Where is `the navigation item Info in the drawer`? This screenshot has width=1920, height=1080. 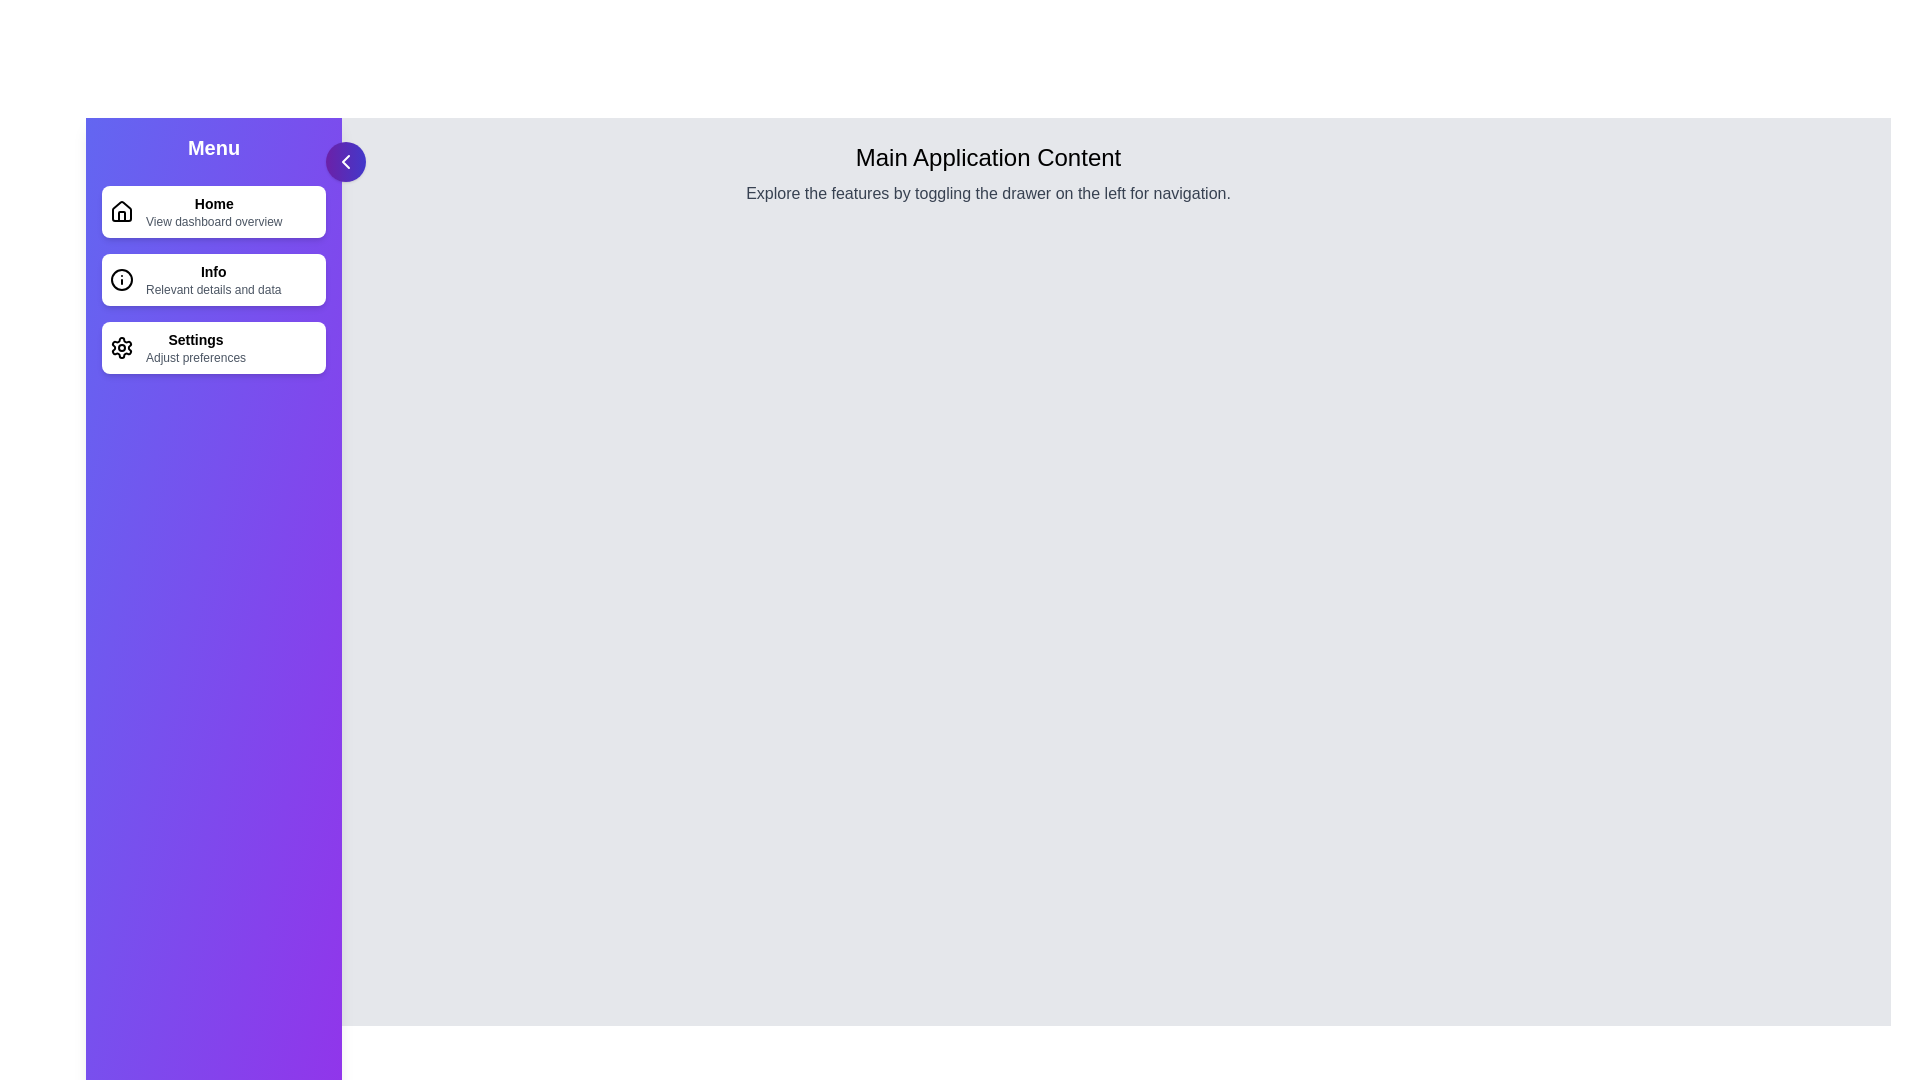
the navigation item Info in the drawer is located at coordinates (214, 280).